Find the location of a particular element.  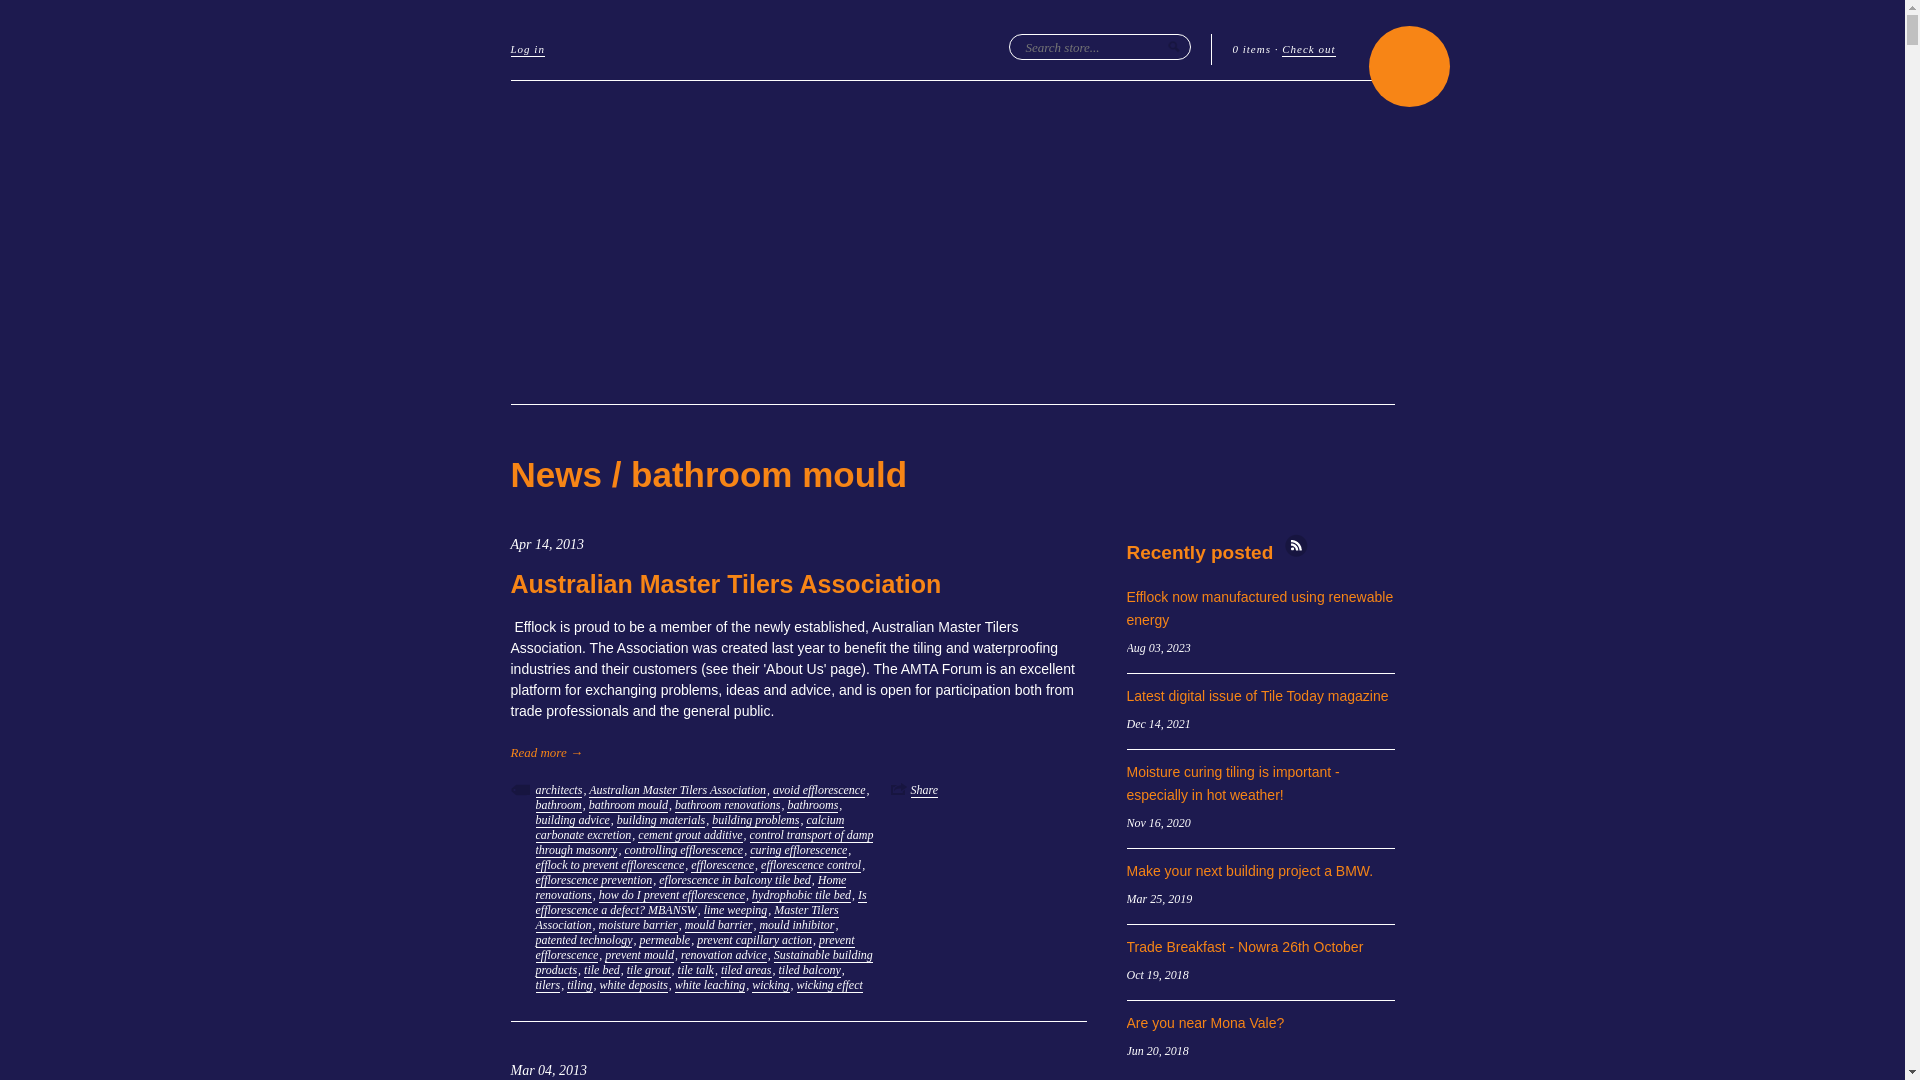

'building materials' is located at coordinates (661, 820).